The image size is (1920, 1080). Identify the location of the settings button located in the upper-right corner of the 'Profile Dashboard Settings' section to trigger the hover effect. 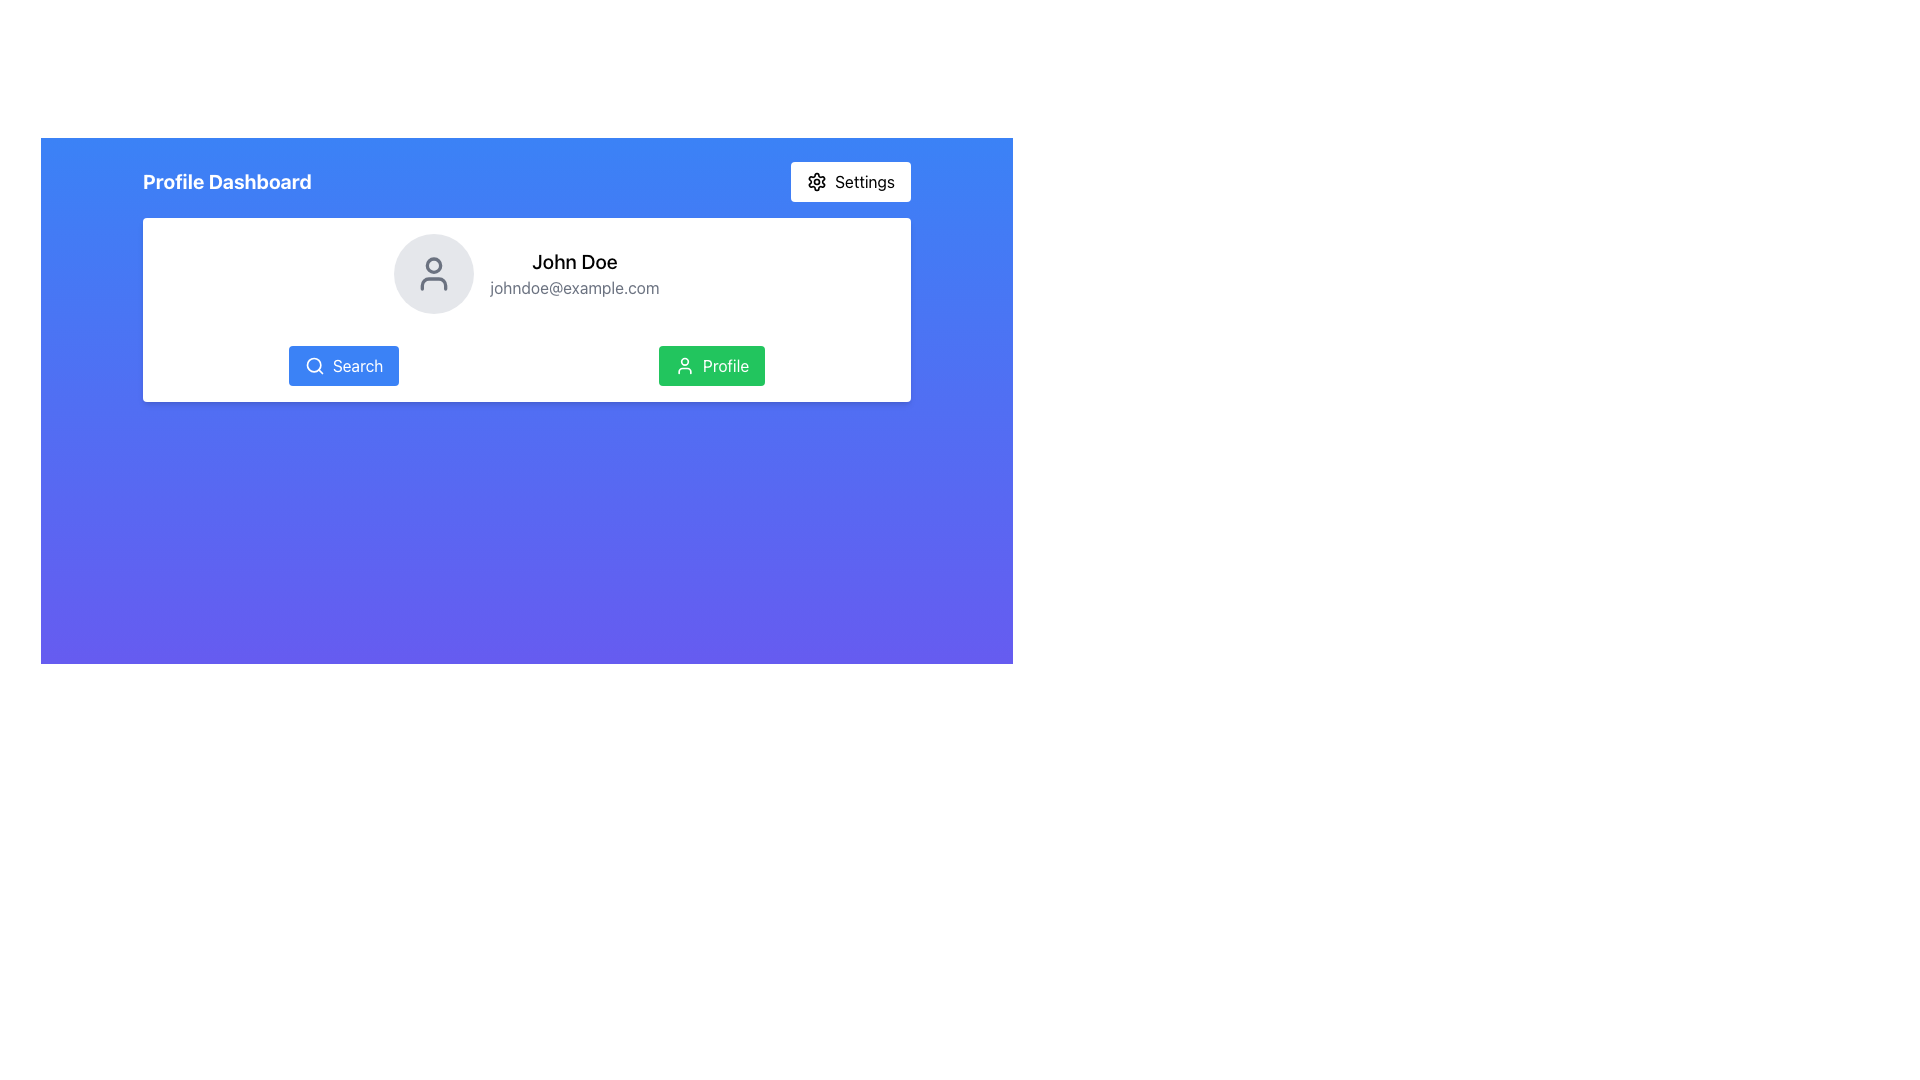
(851, 181).